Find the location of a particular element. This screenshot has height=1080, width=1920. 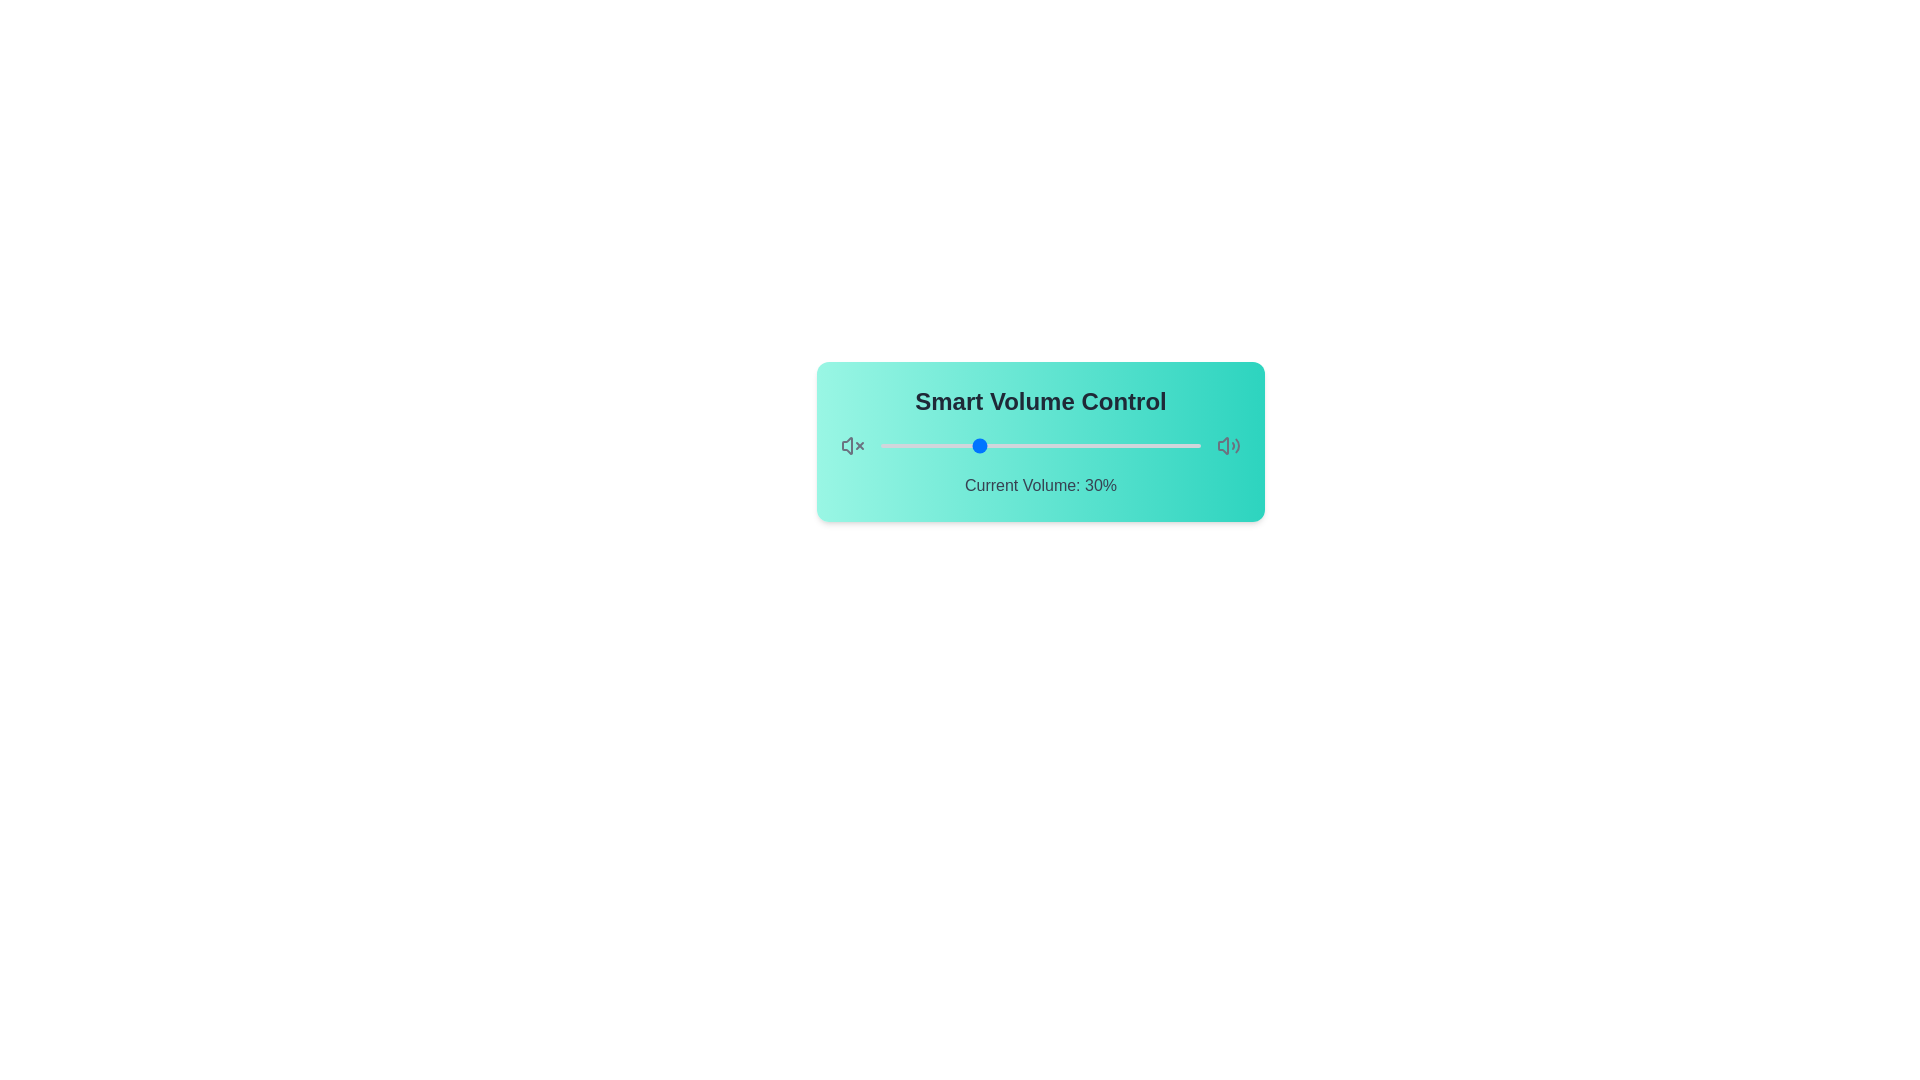

the volume slider to set the volume to 95% is located at coordinates (1185, 445).